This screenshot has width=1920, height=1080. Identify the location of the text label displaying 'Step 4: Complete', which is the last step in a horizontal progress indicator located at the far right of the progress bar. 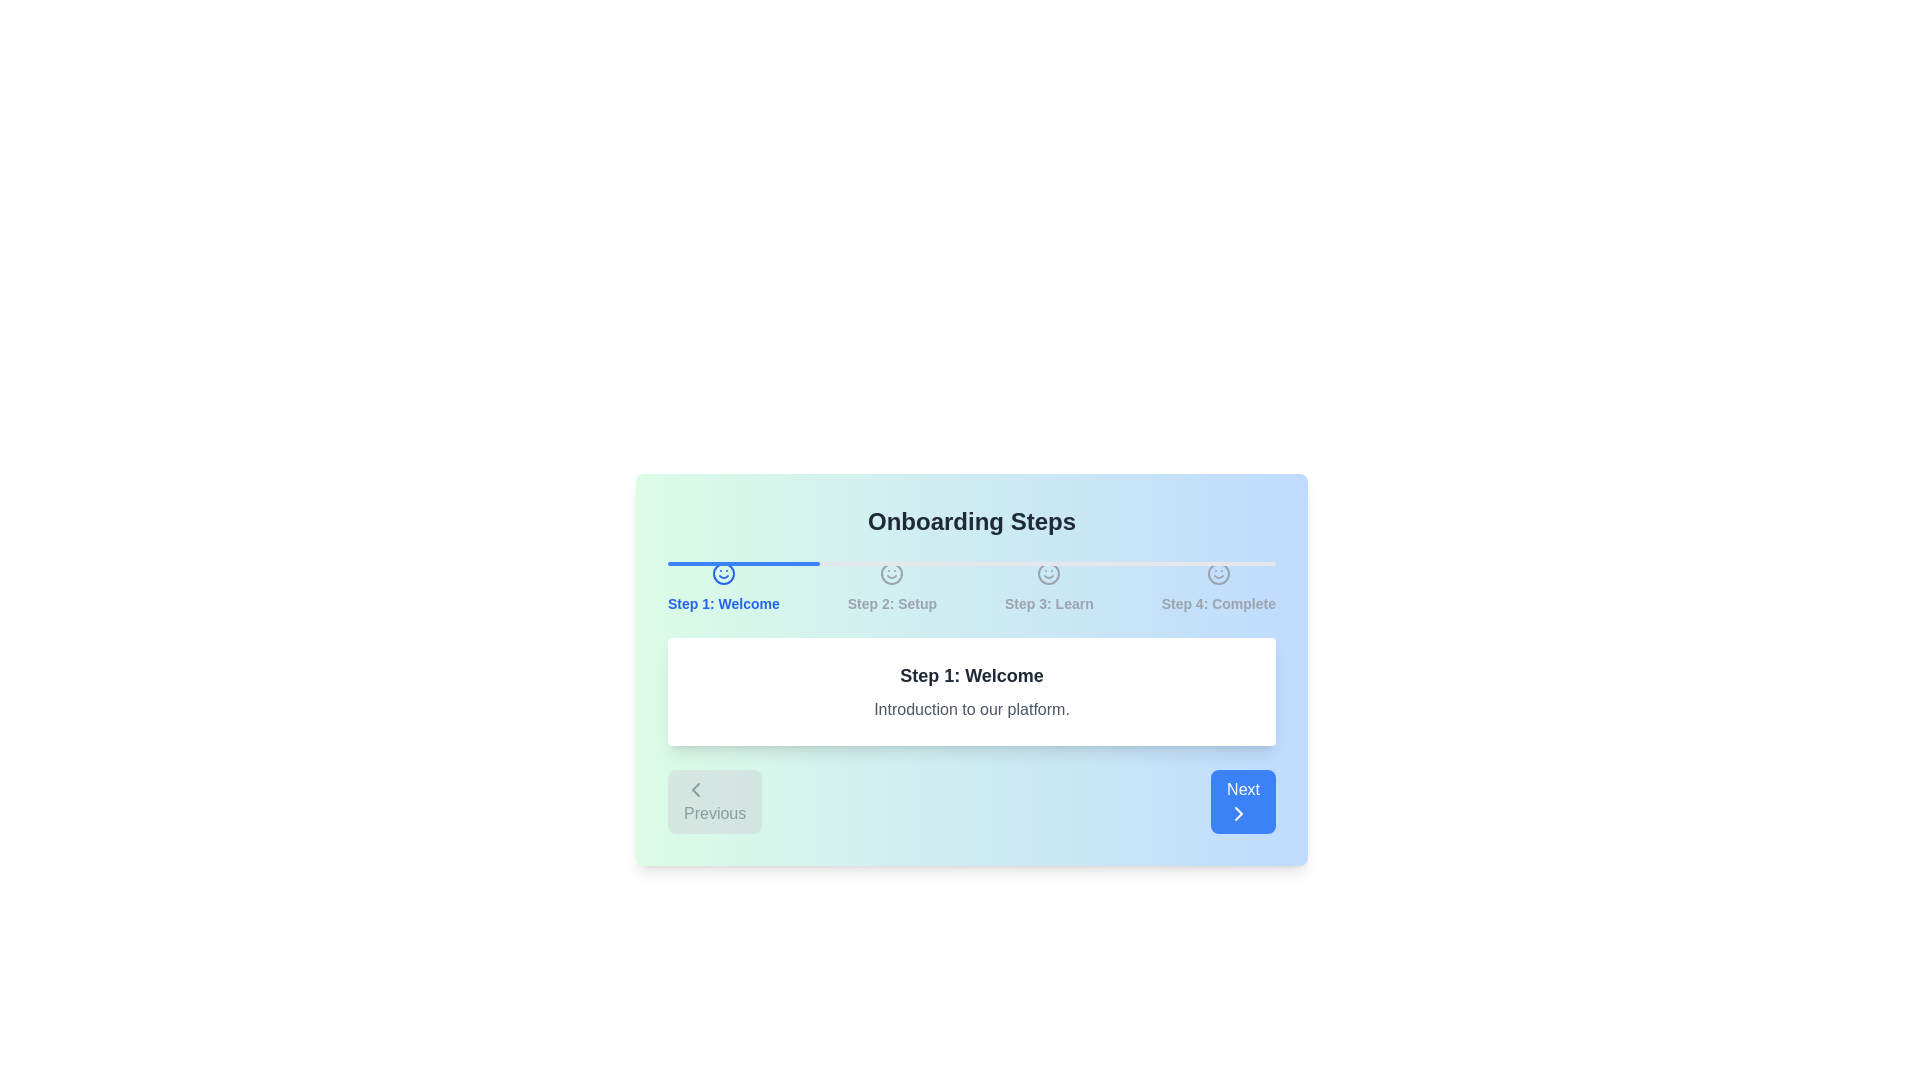
(1217, 603).